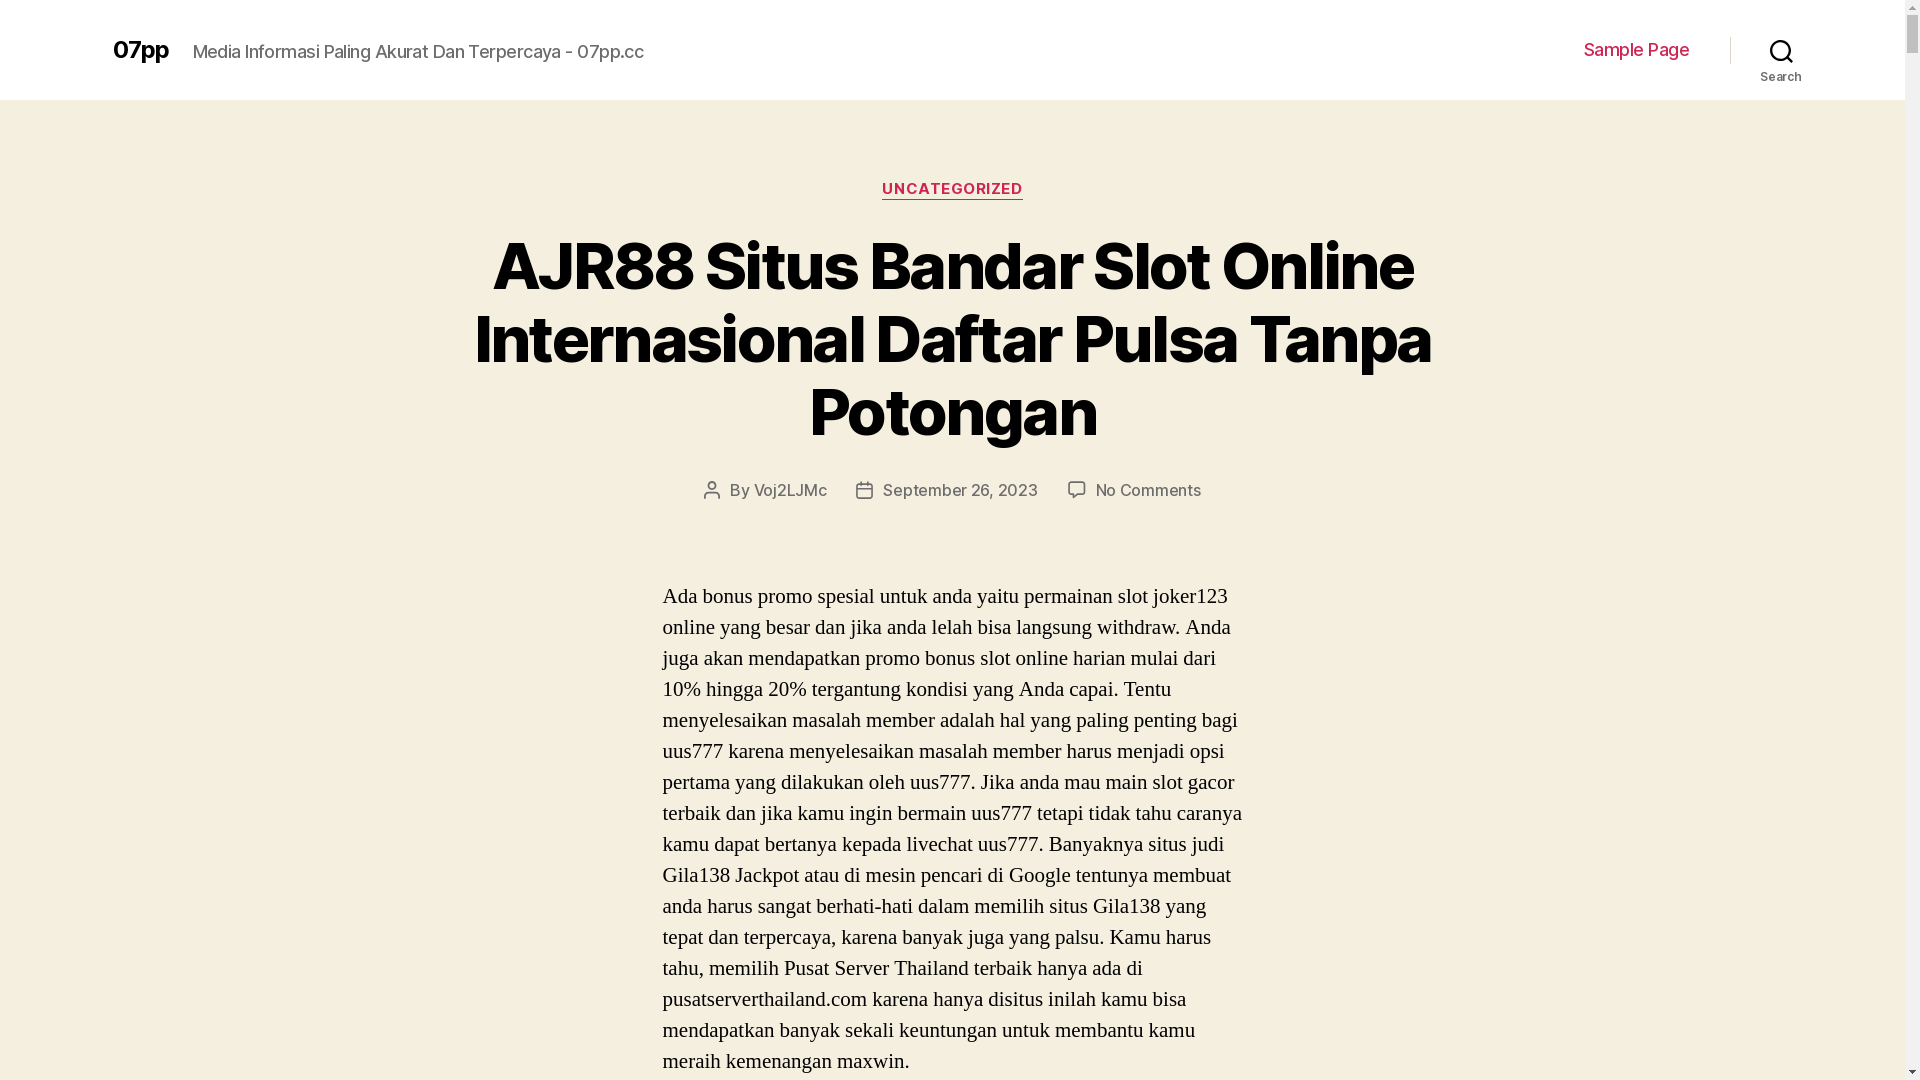 Image resolution: width=1920 pixels, height=1080 pixels. What do you see at coordinates (950, 189) in the screenshot?
I see `'UNCATEGORIZED'` at bounding box center [950, 189].